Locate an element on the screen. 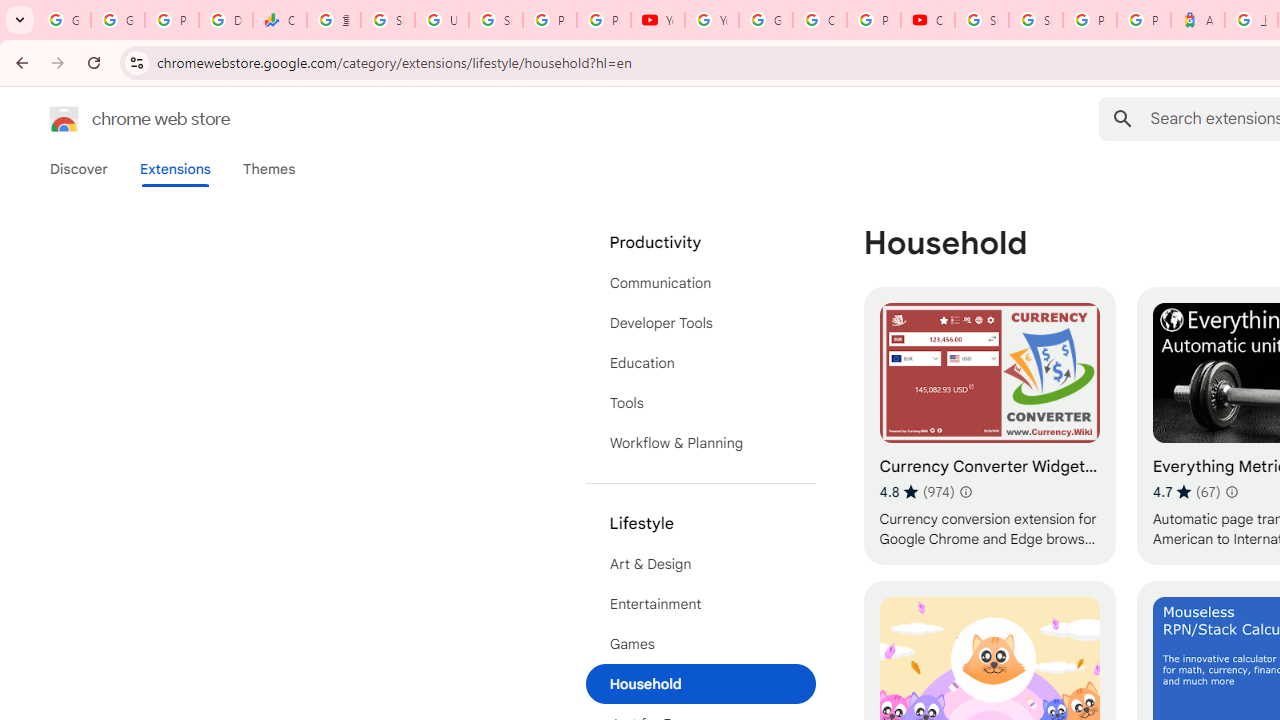 This screenshot has width=1280, height=720. 'Themes' is located at coordinates (268, 168).